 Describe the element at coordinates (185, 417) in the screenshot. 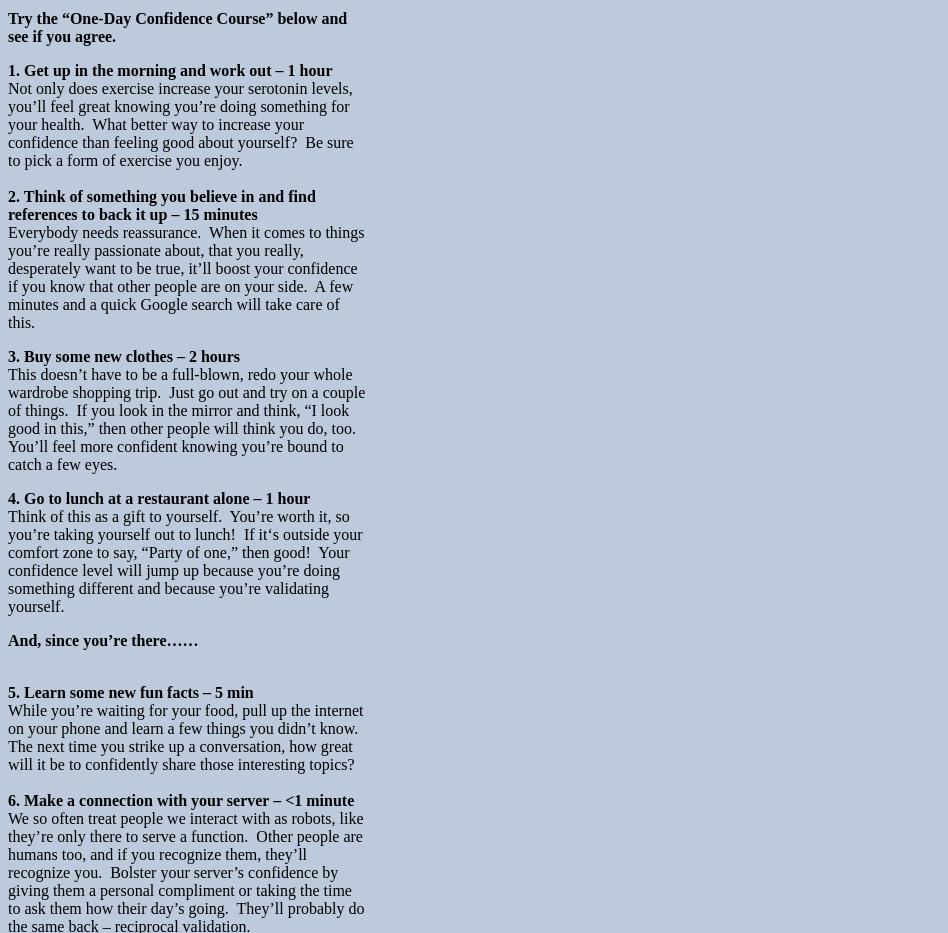

I see `'This doesn’t have to be a full-blown, redo your whole wardrobe shopping trip.  Just go out and try on a couple of things.  If you look in the mirror and think, “I look good in this,” then other people will think you do, too.  You’ll feel more confident knowing you’re bound to catch a few eyes.'` at that location.